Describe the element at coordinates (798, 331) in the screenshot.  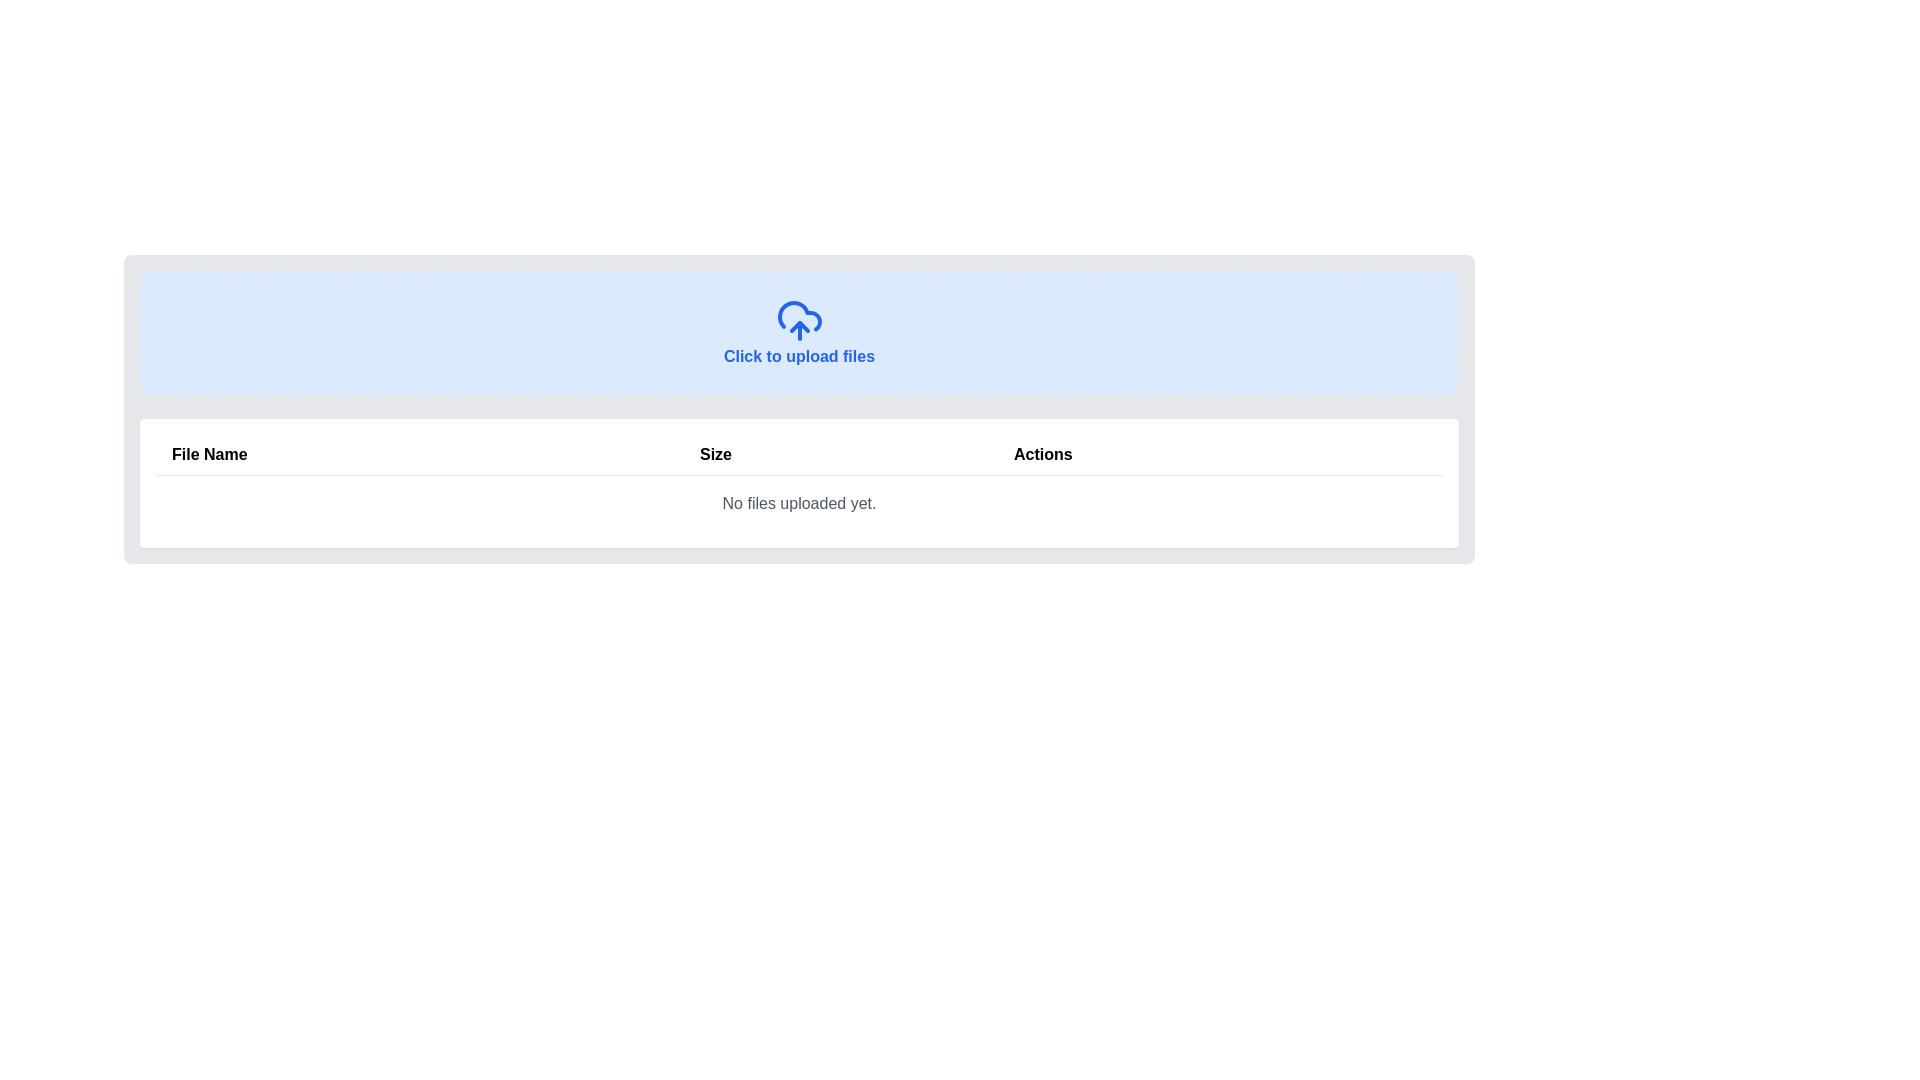
I see `the blue-colored text label displaying 'Click to upload files.'` at that location.